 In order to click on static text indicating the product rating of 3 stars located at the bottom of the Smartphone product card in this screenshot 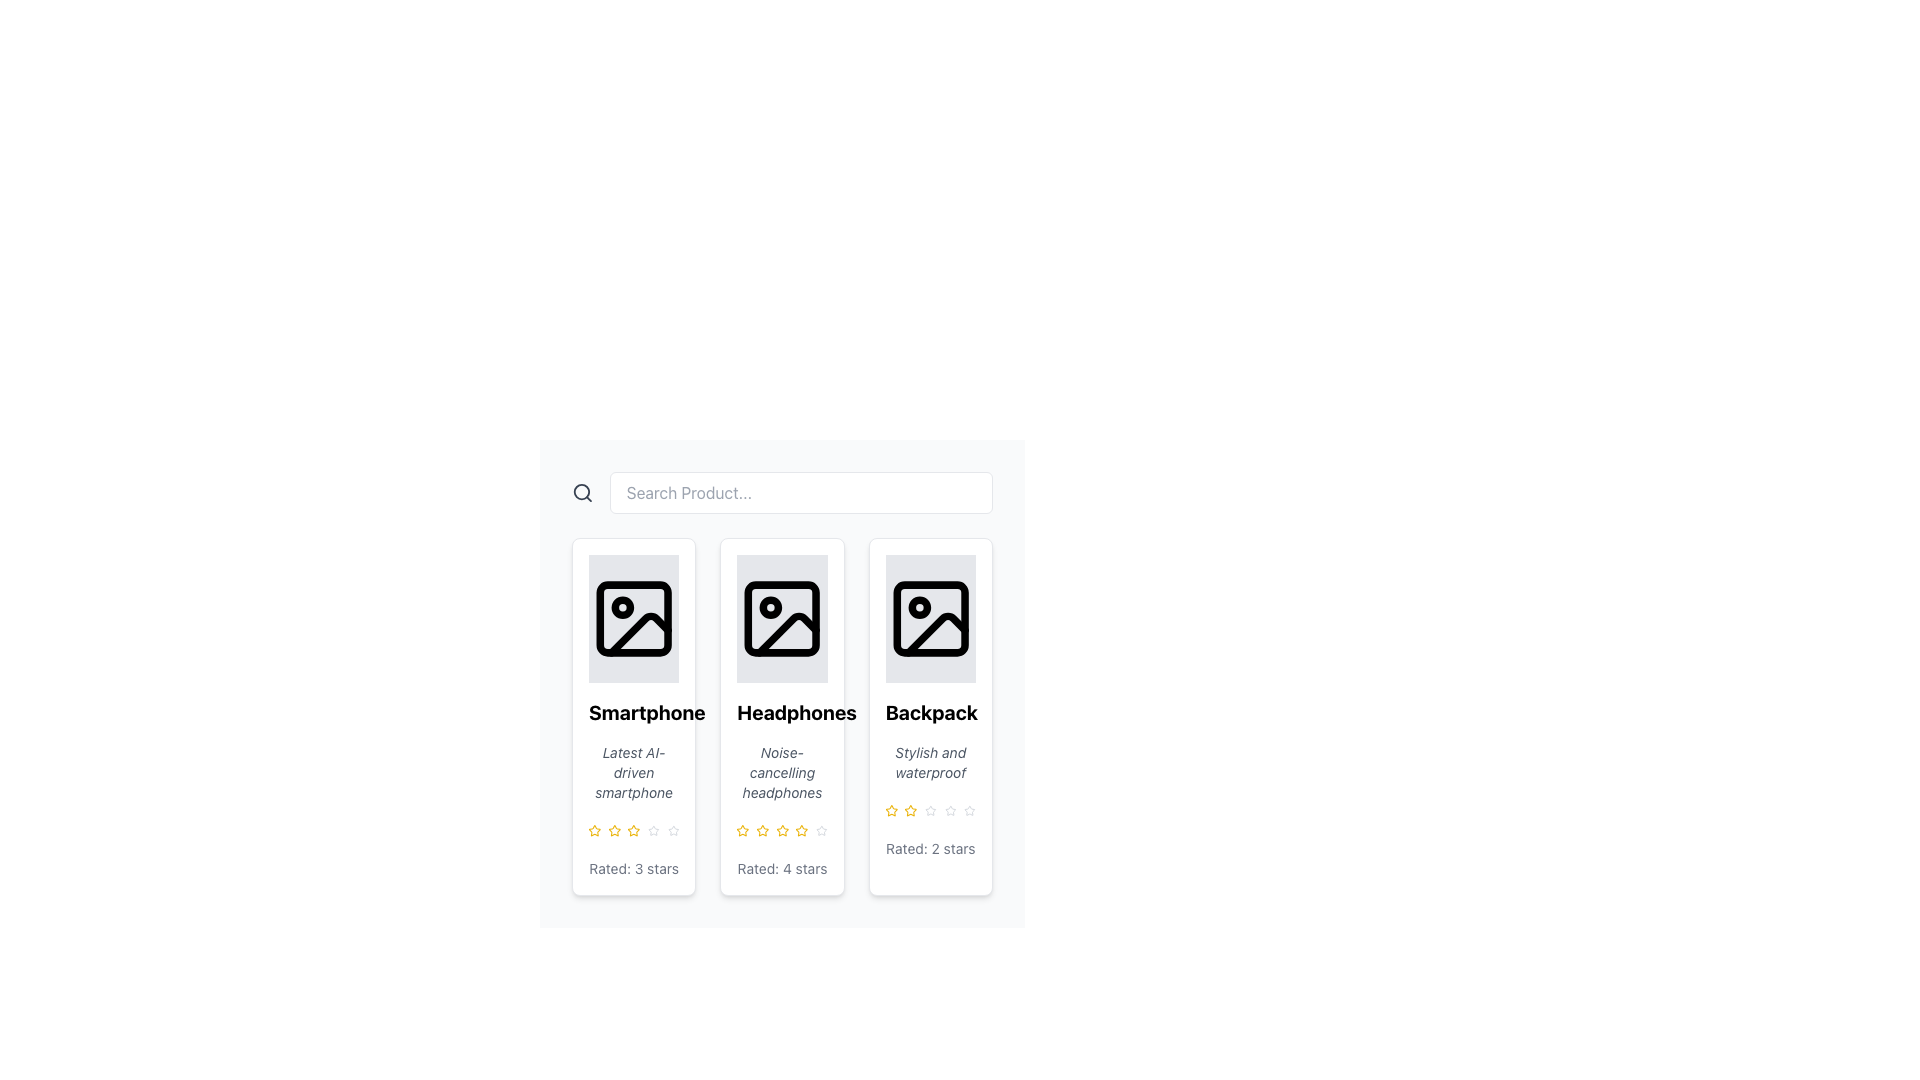, I will do `click(633, 867)`.